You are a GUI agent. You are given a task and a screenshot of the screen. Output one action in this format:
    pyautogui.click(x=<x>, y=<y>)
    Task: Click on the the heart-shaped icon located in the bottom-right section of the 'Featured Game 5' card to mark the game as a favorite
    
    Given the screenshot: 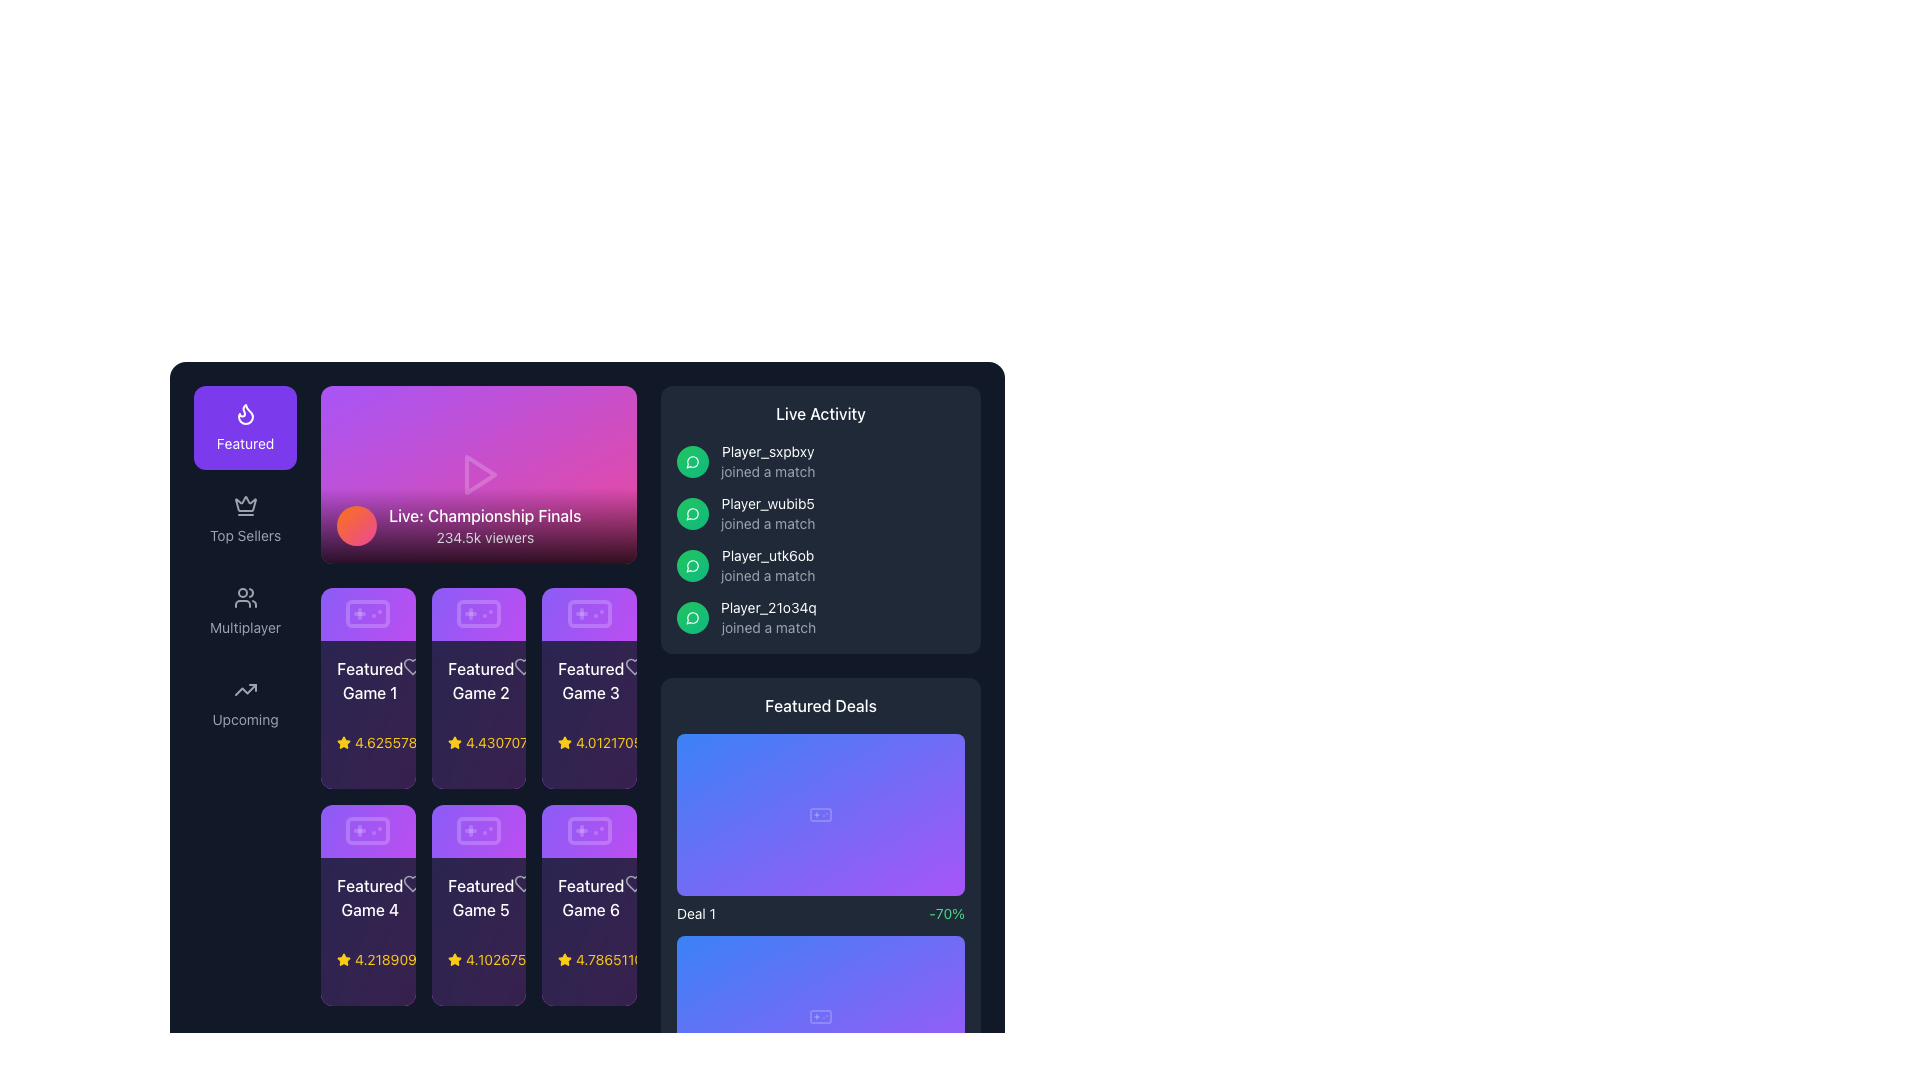 What is the action you would take?
    pyautogui.click(x=523, y=882)
    